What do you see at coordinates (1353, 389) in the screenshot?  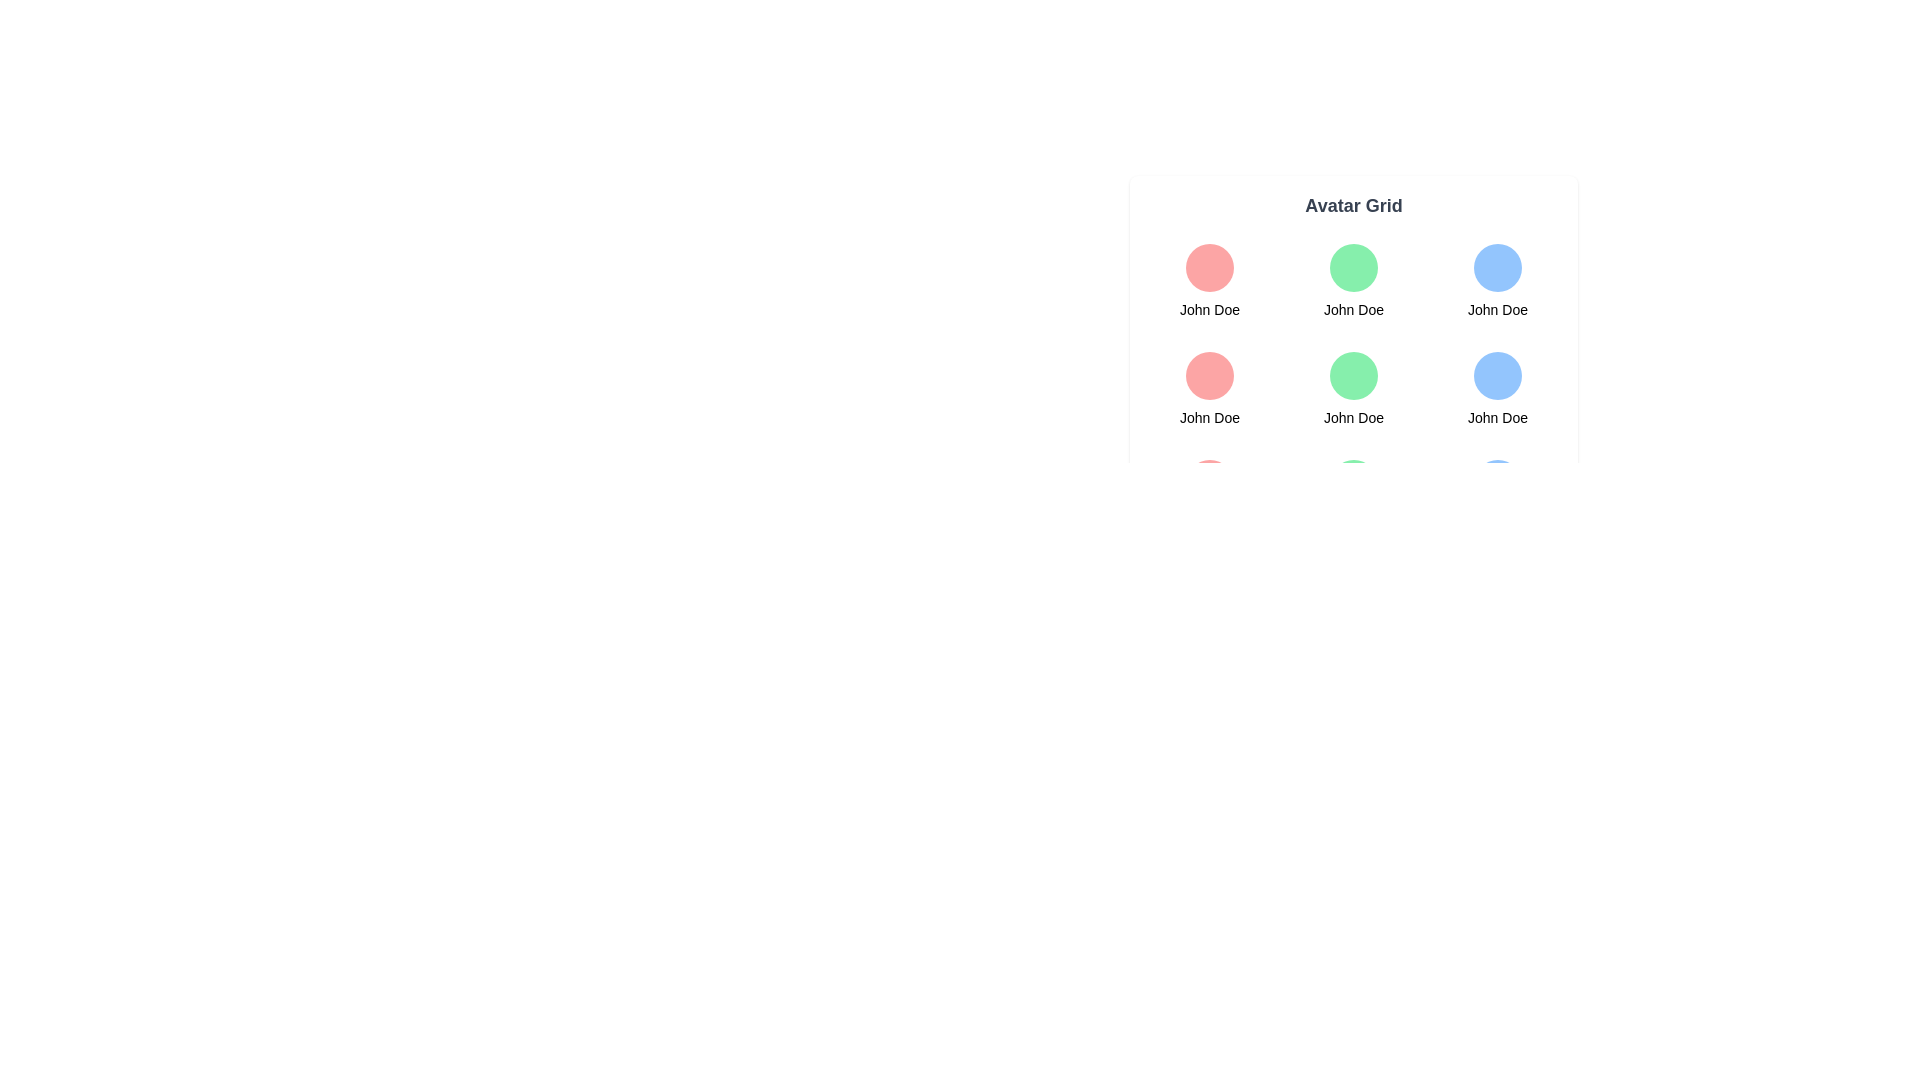 I see `the green circular avatar with the text 'John Doe' underneath it` at bounding box center [1353, 389].